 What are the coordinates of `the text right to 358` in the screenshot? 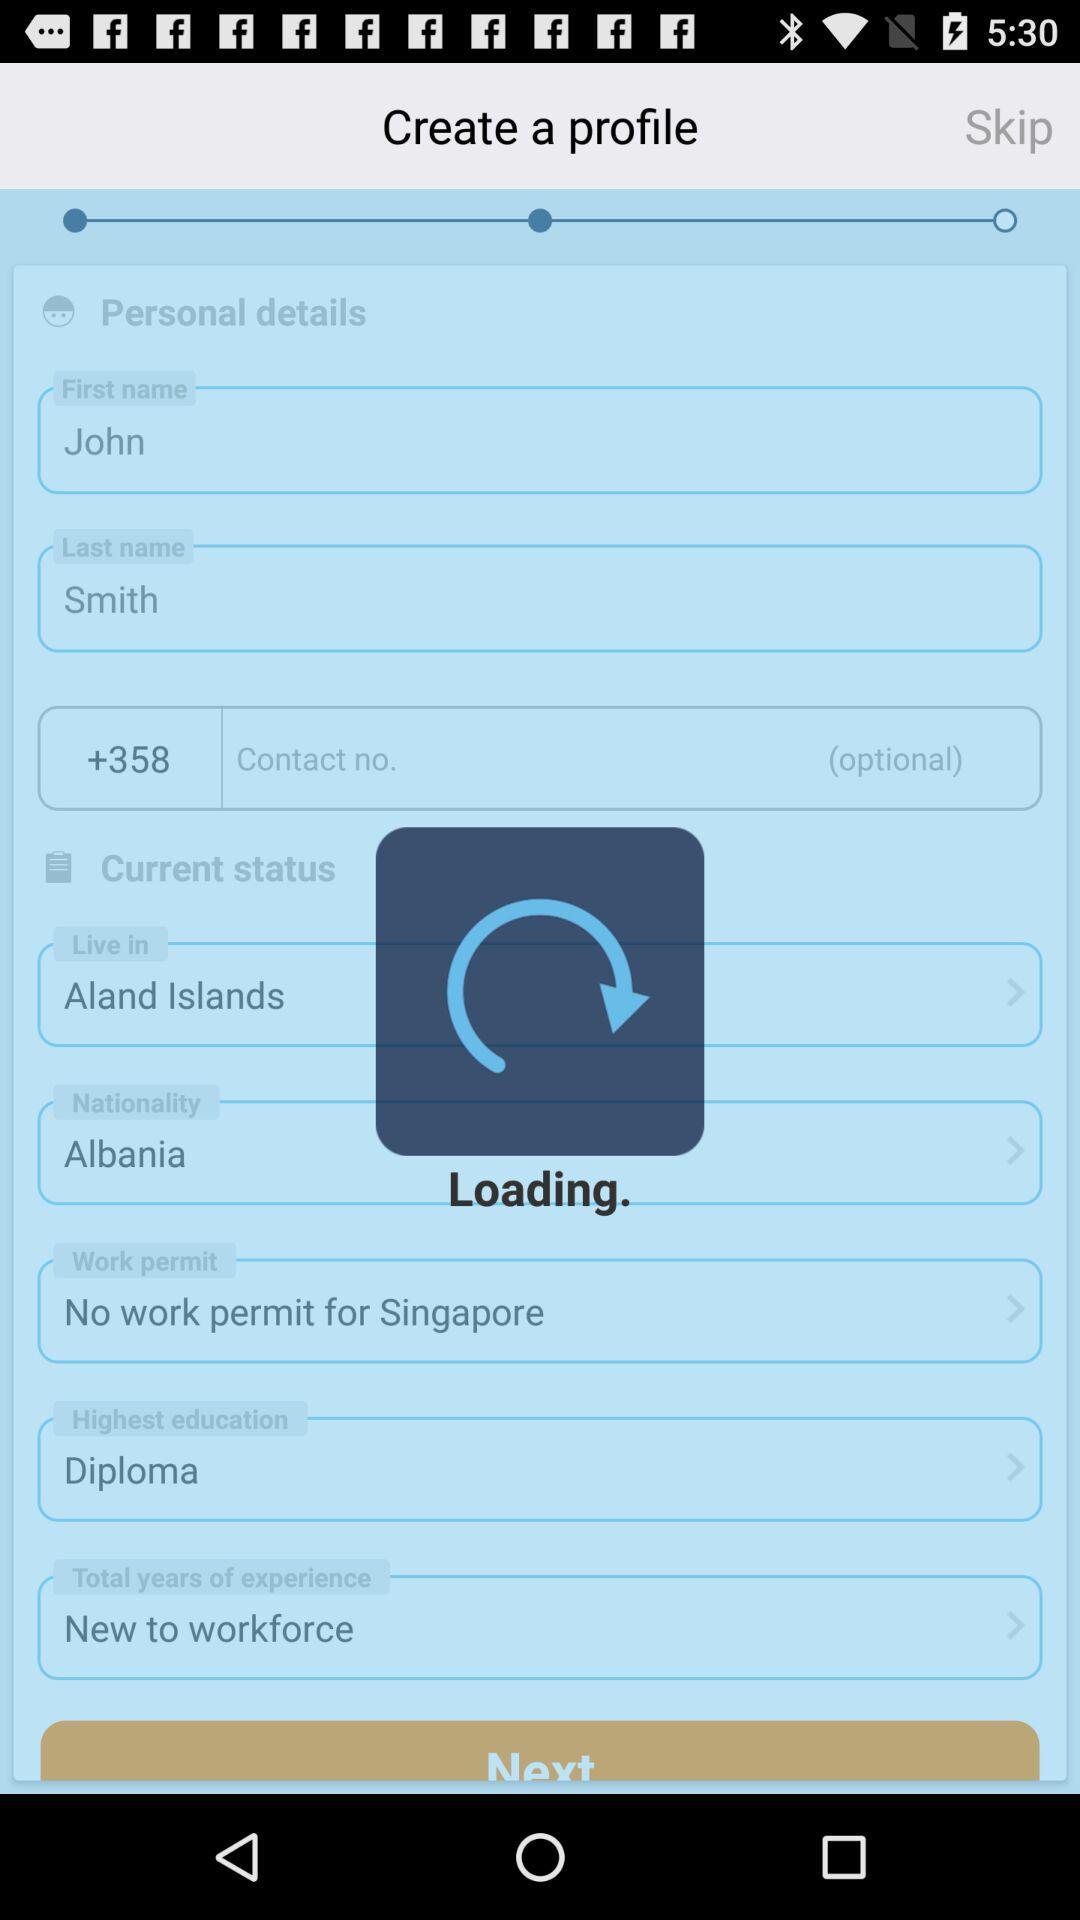 It's located at (632, 757).